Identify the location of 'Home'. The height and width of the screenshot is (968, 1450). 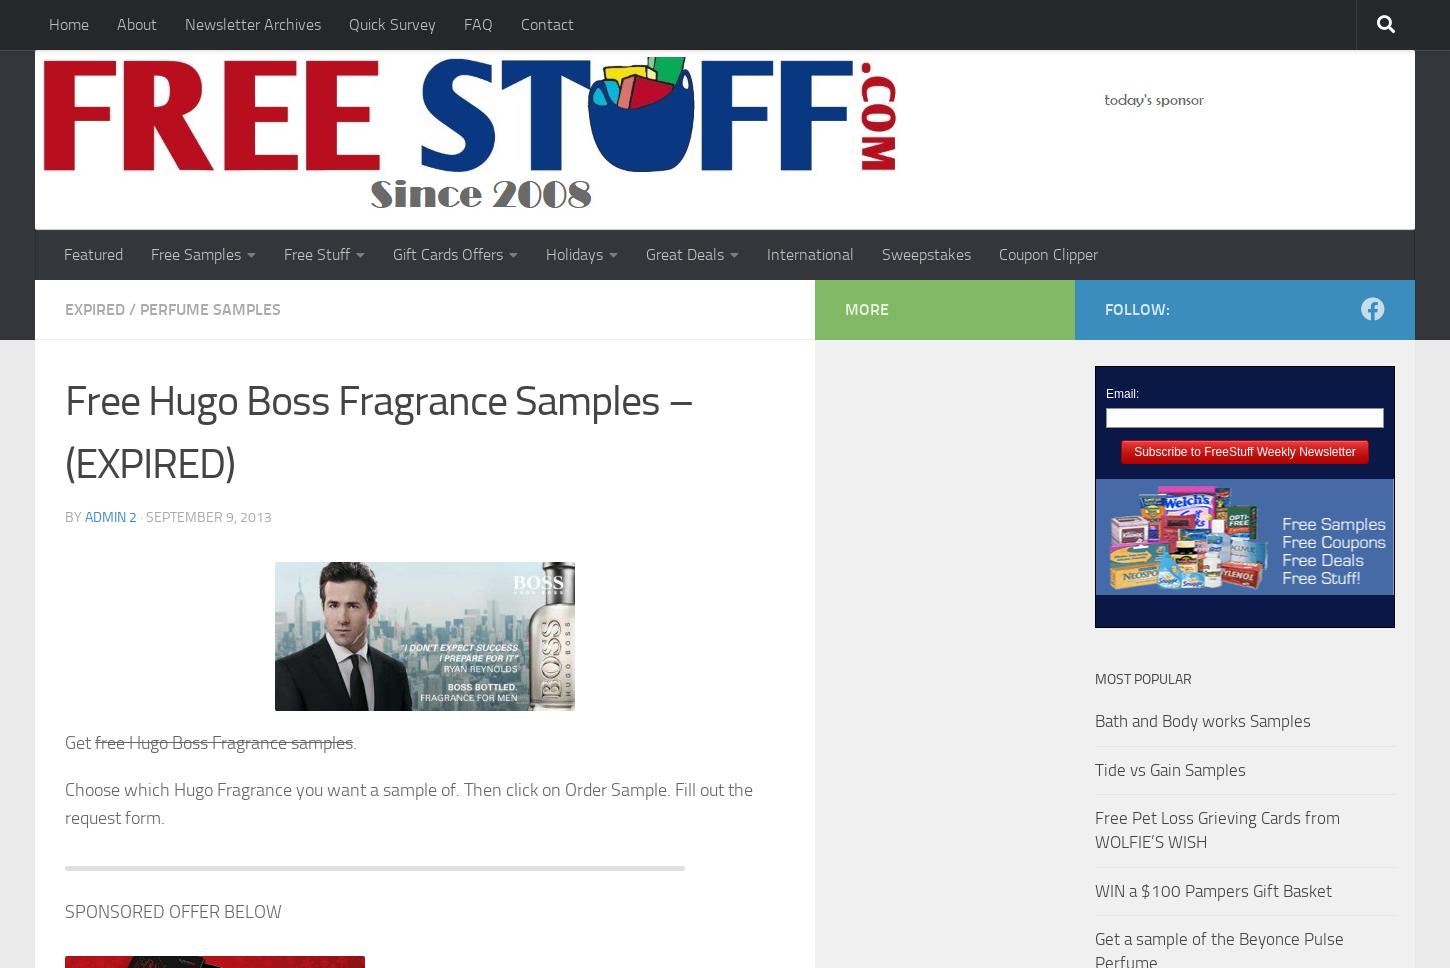
(69, 24).